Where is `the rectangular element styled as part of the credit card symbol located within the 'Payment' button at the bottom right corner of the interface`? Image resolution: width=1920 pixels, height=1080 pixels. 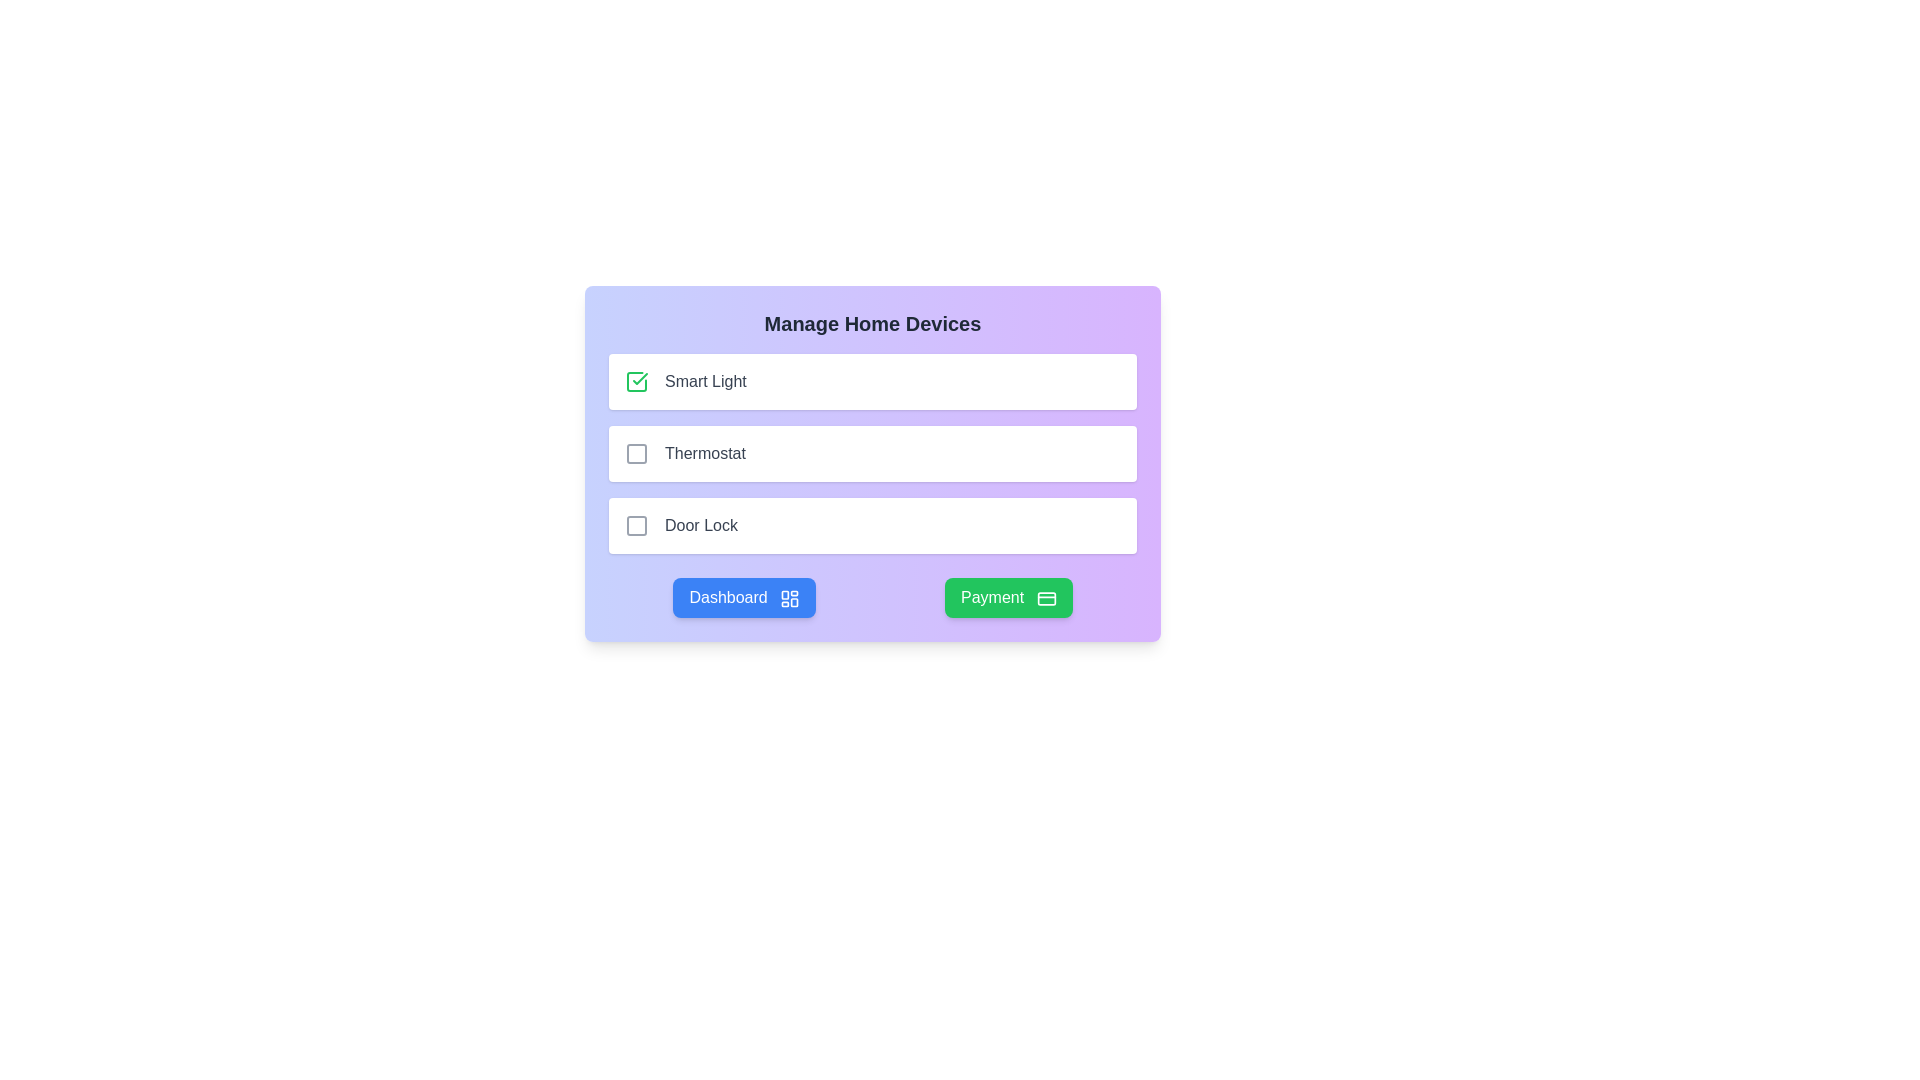
the rectangular element styled as part of the credit card symbol located within the 'Payment' button at the bottom right corner of the interface is located at coordinates (1045, 597).